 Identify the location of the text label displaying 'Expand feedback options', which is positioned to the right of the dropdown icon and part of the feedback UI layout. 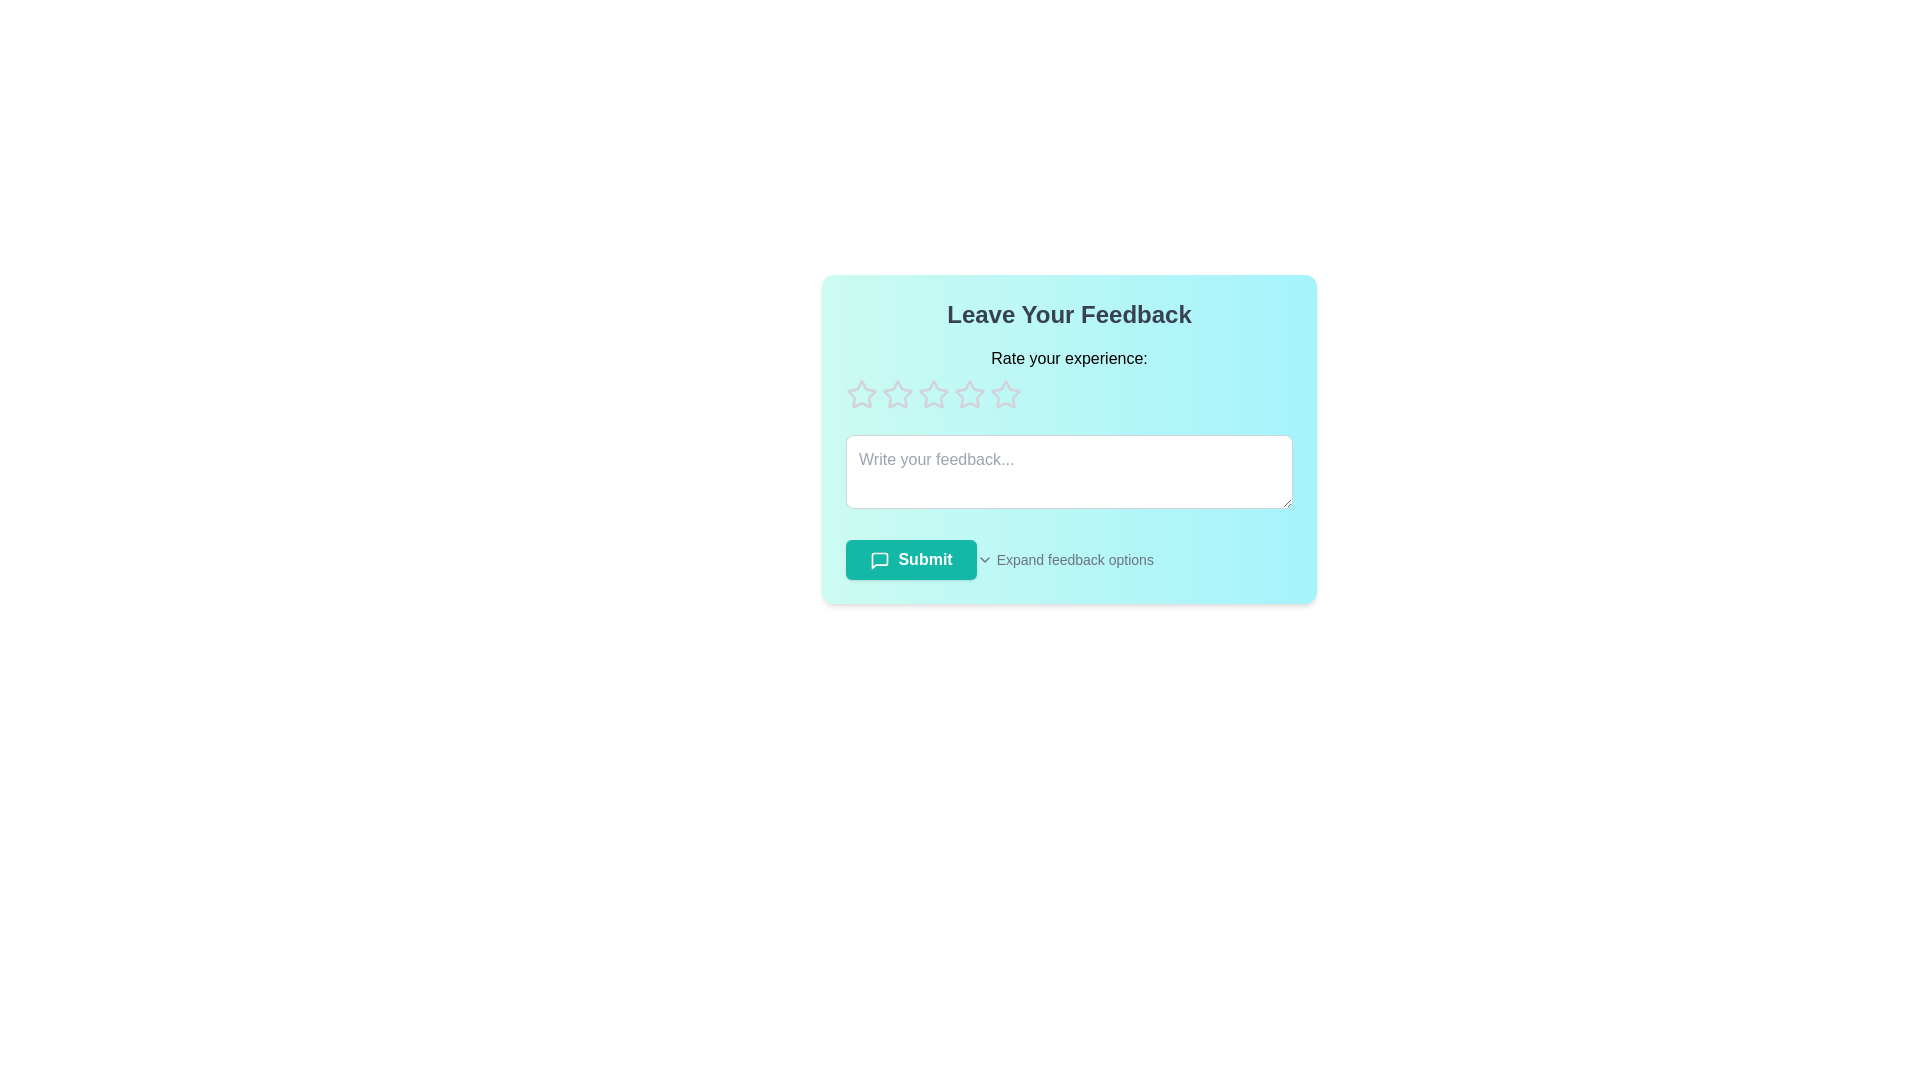
(1074, 559).